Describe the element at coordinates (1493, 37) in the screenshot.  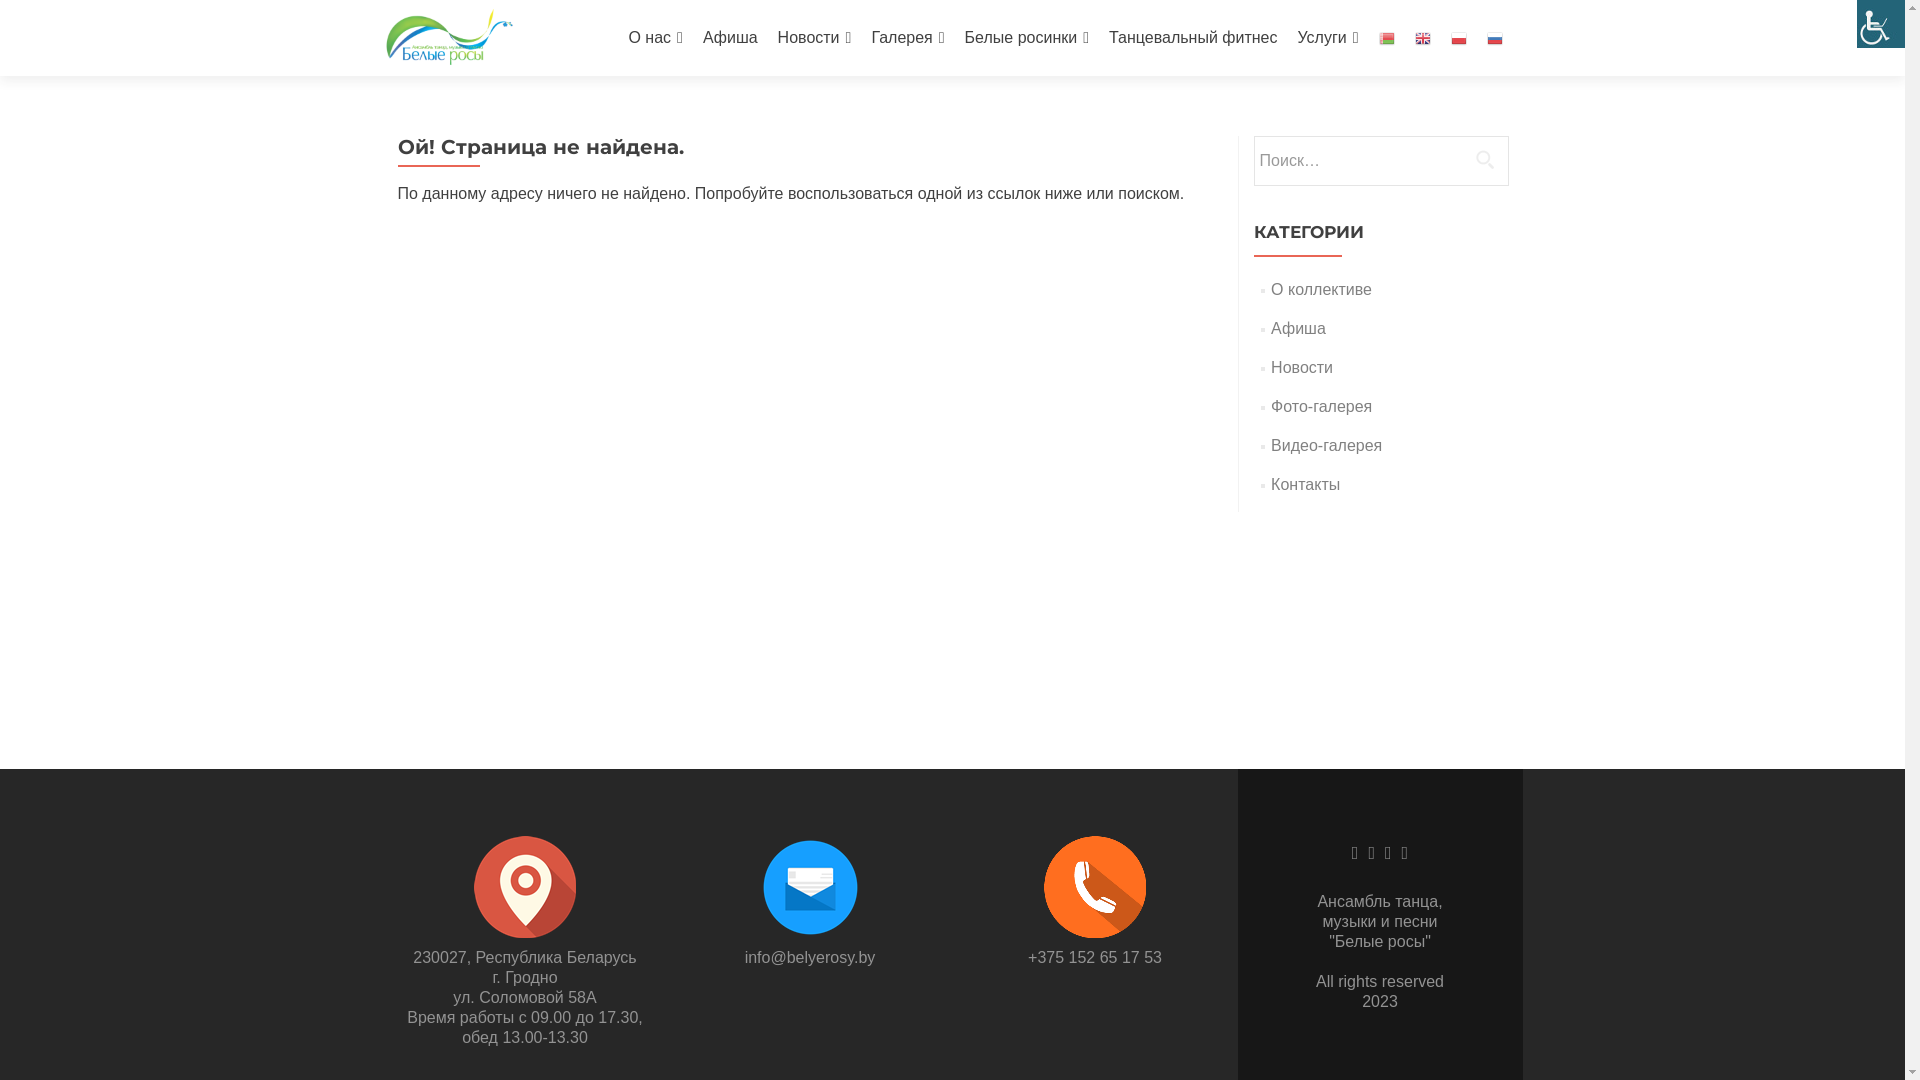
I see `'Russian'` at that location.